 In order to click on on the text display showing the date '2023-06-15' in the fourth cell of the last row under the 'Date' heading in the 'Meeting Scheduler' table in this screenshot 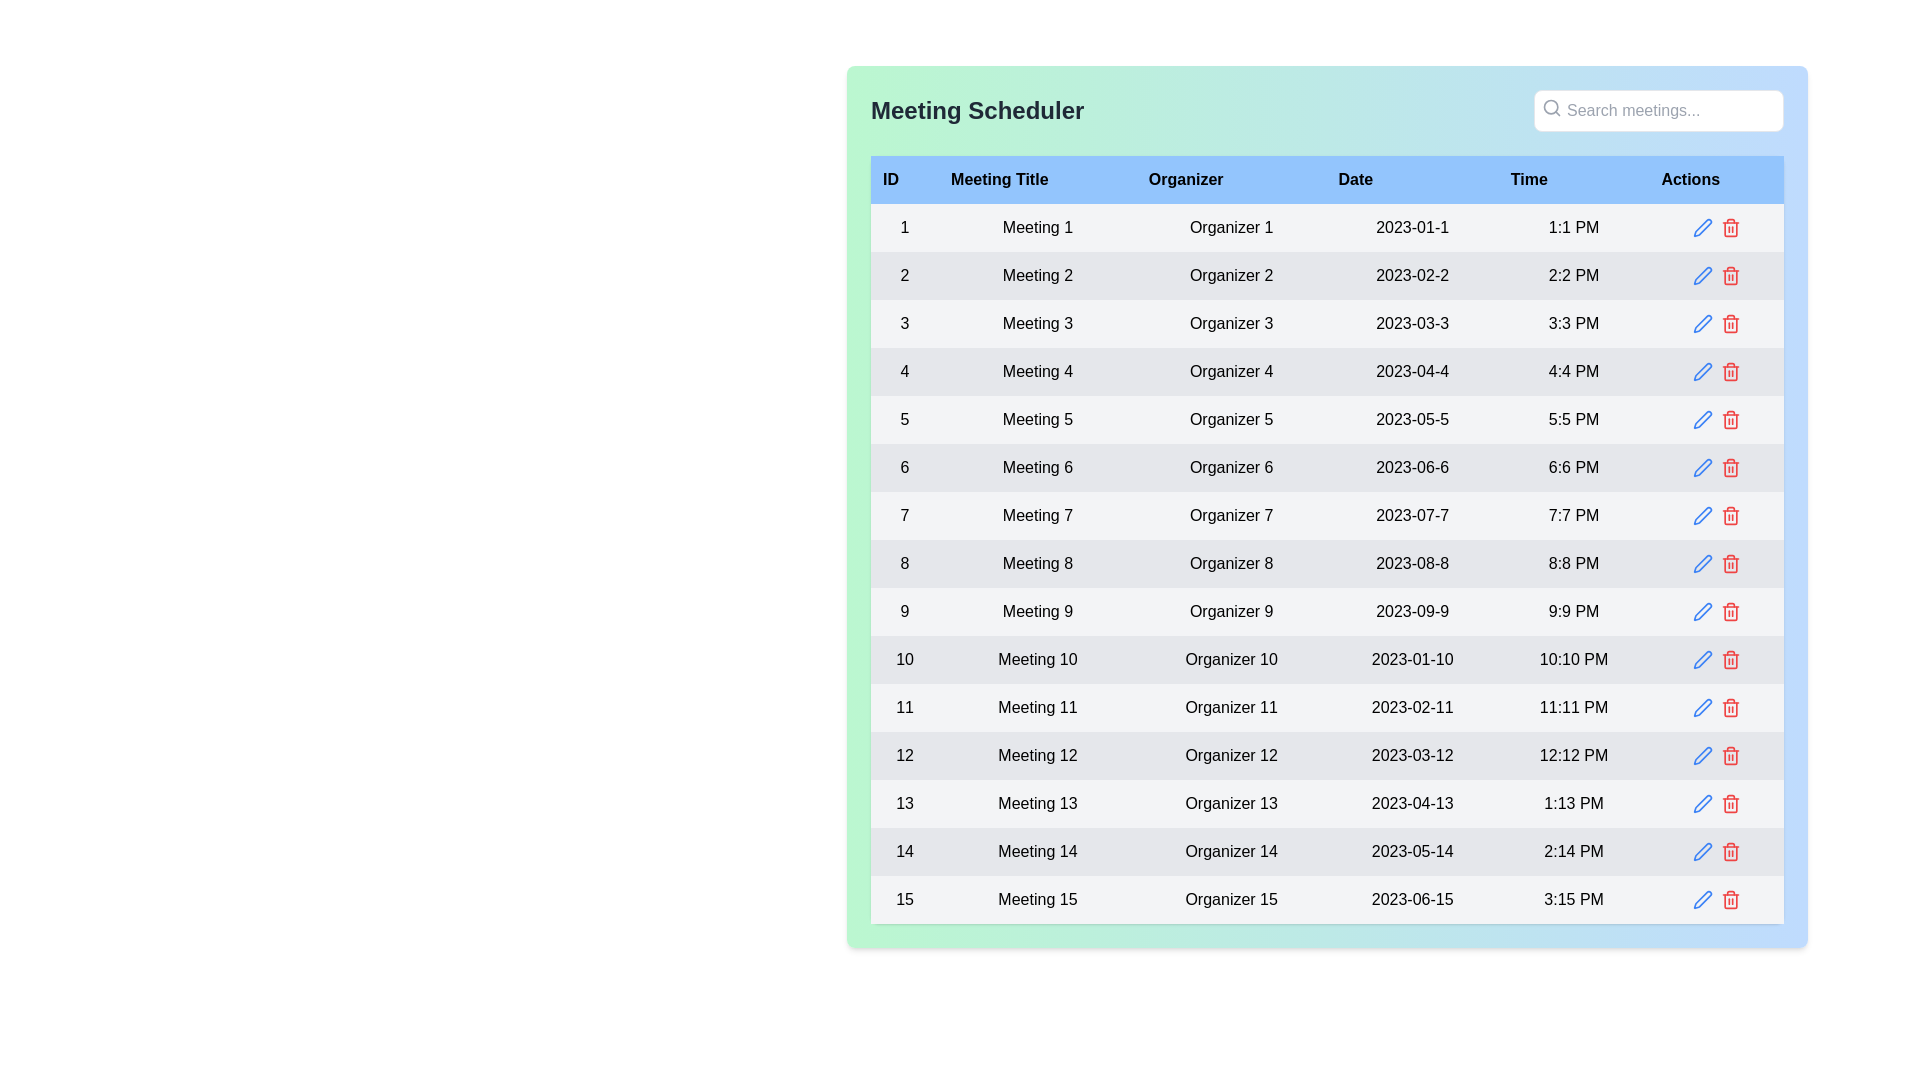, I will do `click(1411, 898)`.